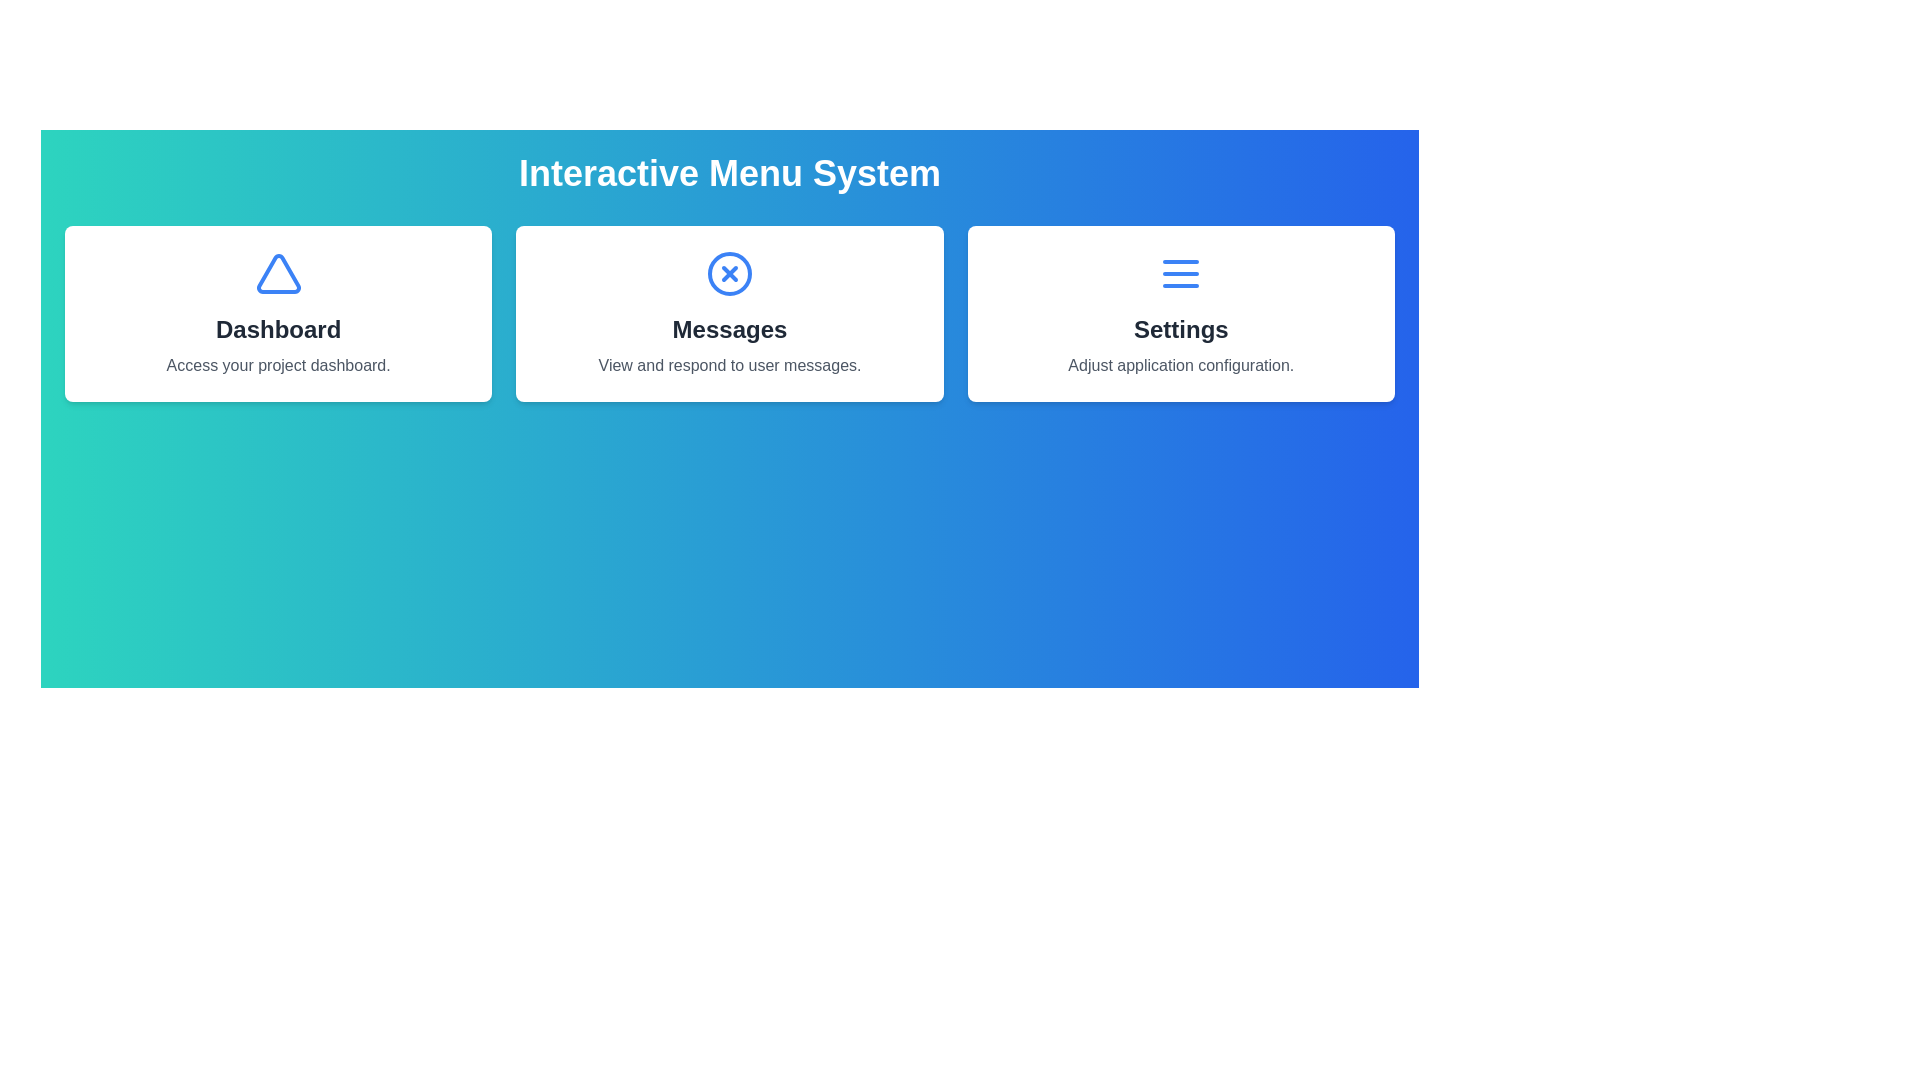 This screenshot has height=1080, width=1920. What do you see at coordinates (277, 273) in the screenshot?
I see `the top-centered 'Dashboard' icon, which is the leftmost icon in a three-card layout` at bounding box center [277, 273].